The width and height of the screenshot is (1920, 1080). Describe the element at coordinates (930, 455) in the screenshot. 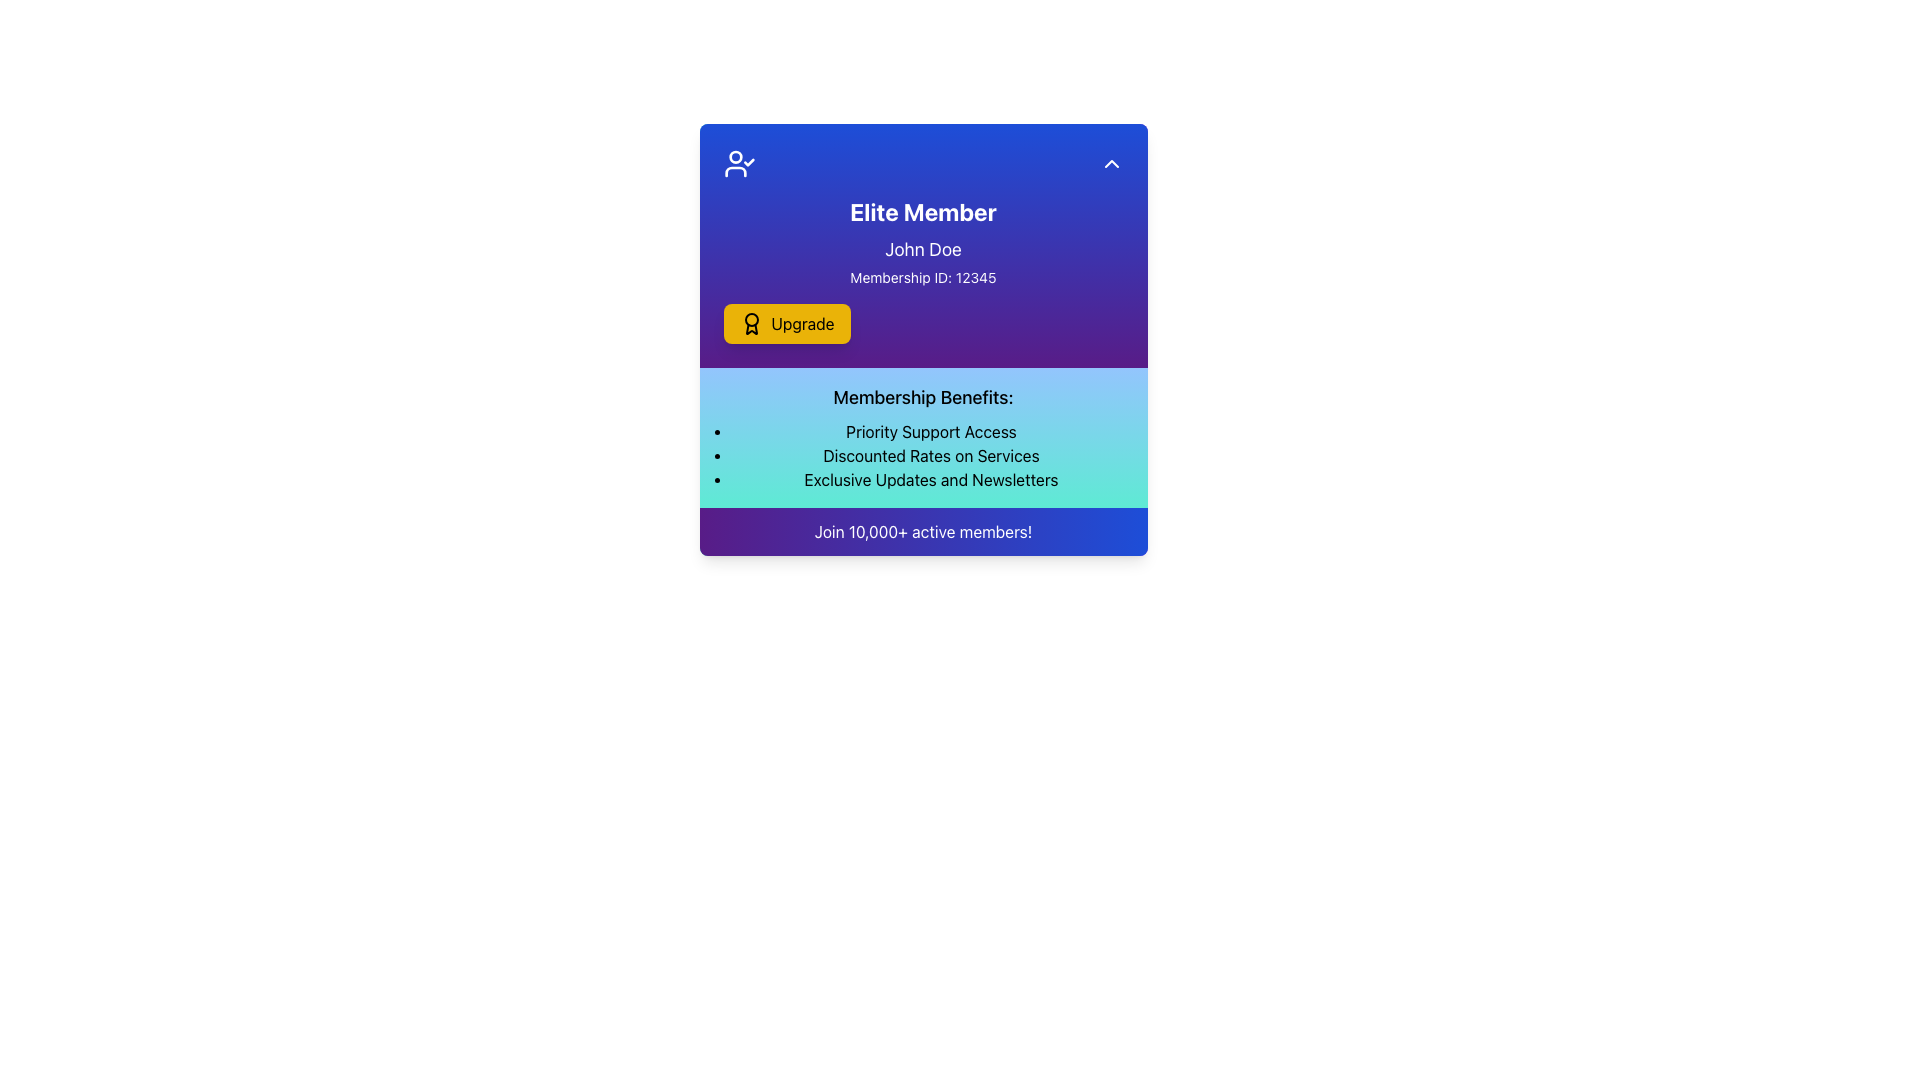

I see `text from the text-based list styled with bullet points located underneath the heading 'Membership Benefits:' in the lower half of the card-like interface` at that location.